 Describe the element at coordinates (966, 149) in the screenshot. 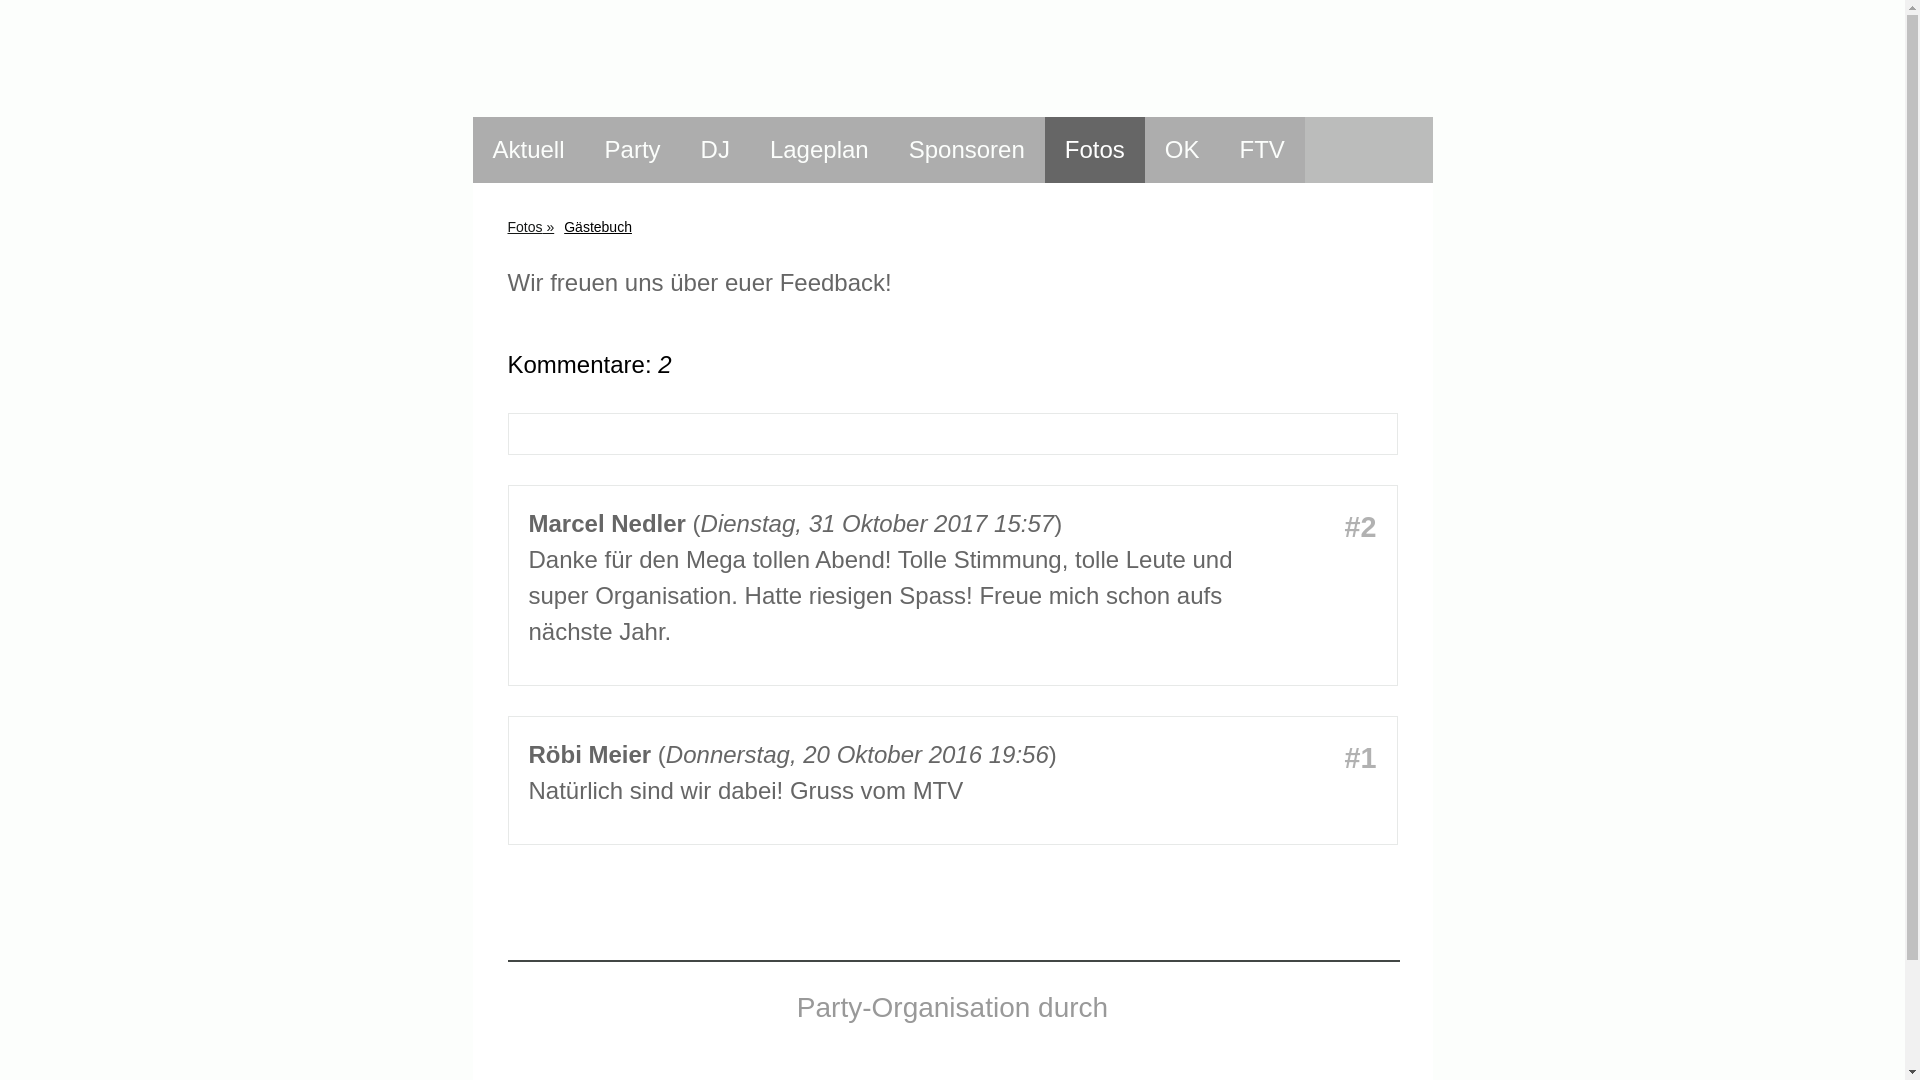

I see `'Sponsoren'` at that location.